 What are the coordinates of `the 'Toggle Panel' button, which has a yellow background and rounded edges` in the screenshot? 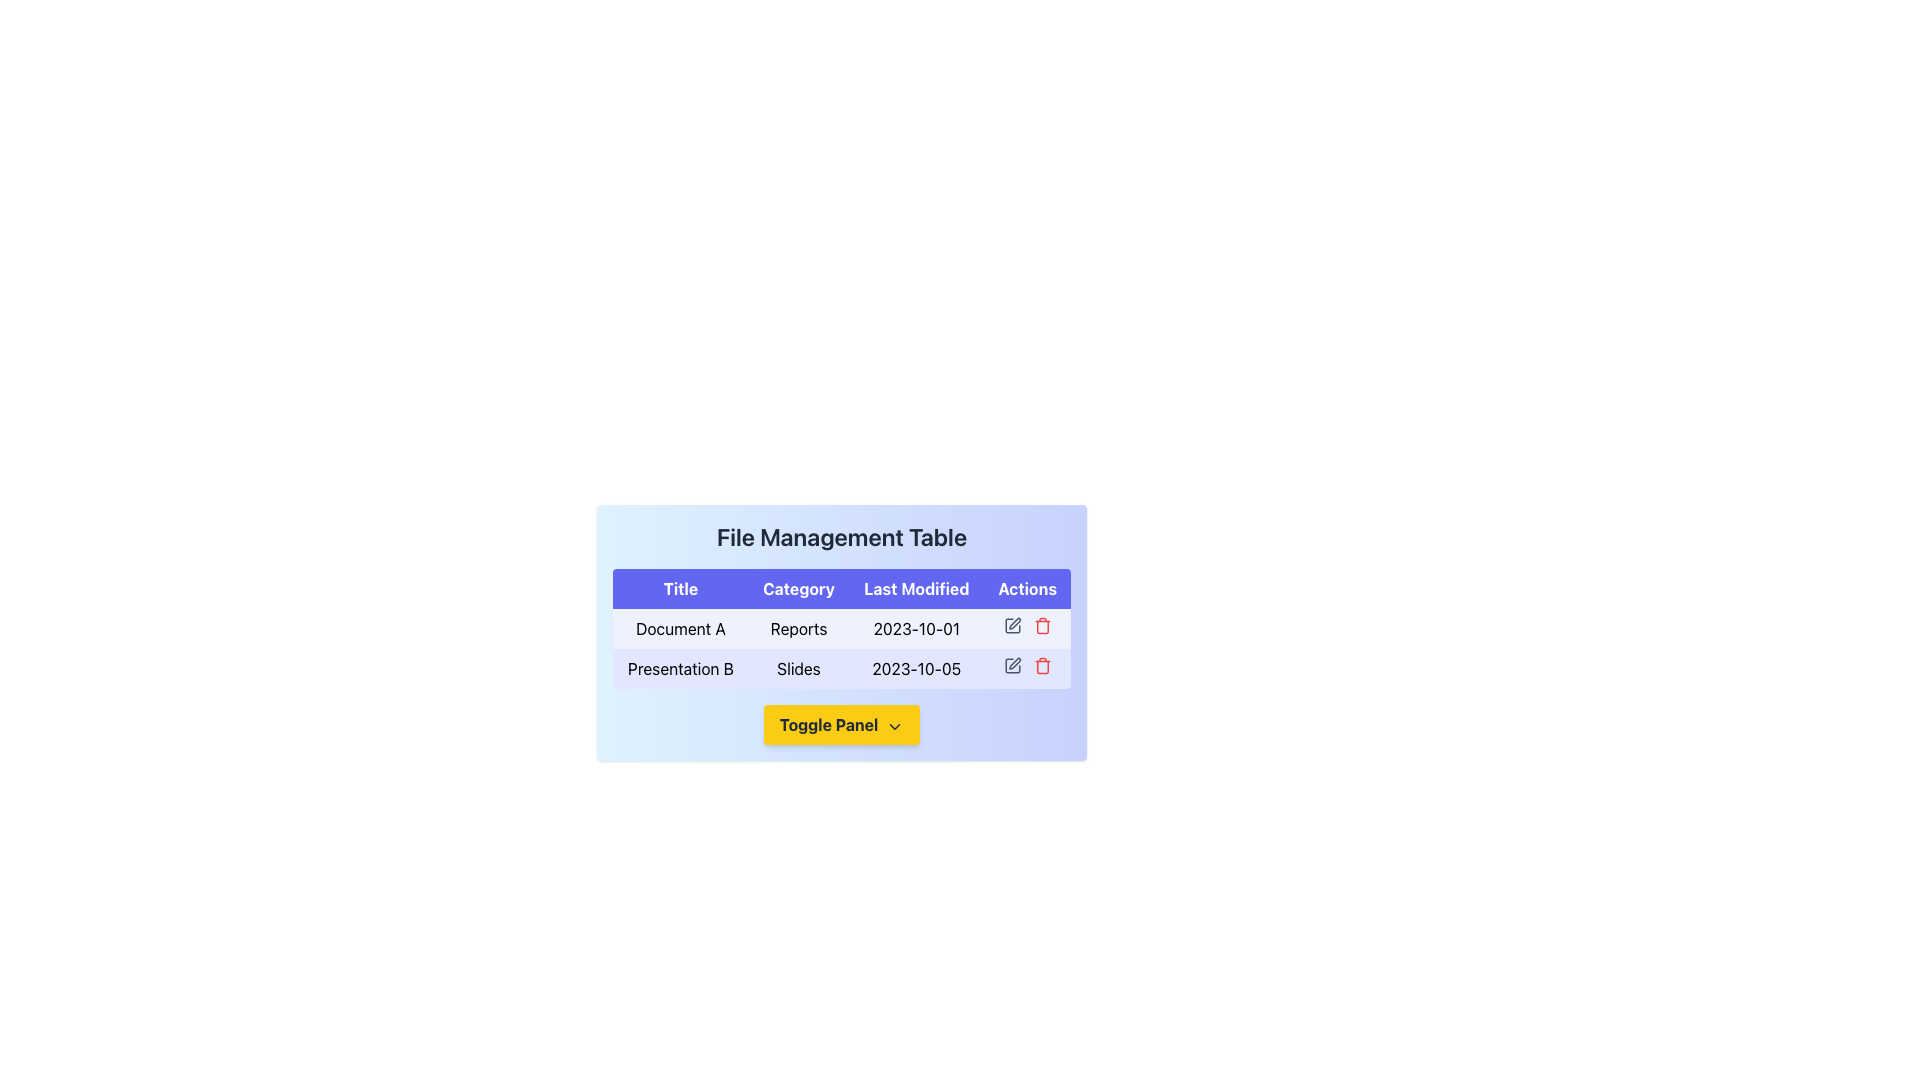 It's located at (841, 725).